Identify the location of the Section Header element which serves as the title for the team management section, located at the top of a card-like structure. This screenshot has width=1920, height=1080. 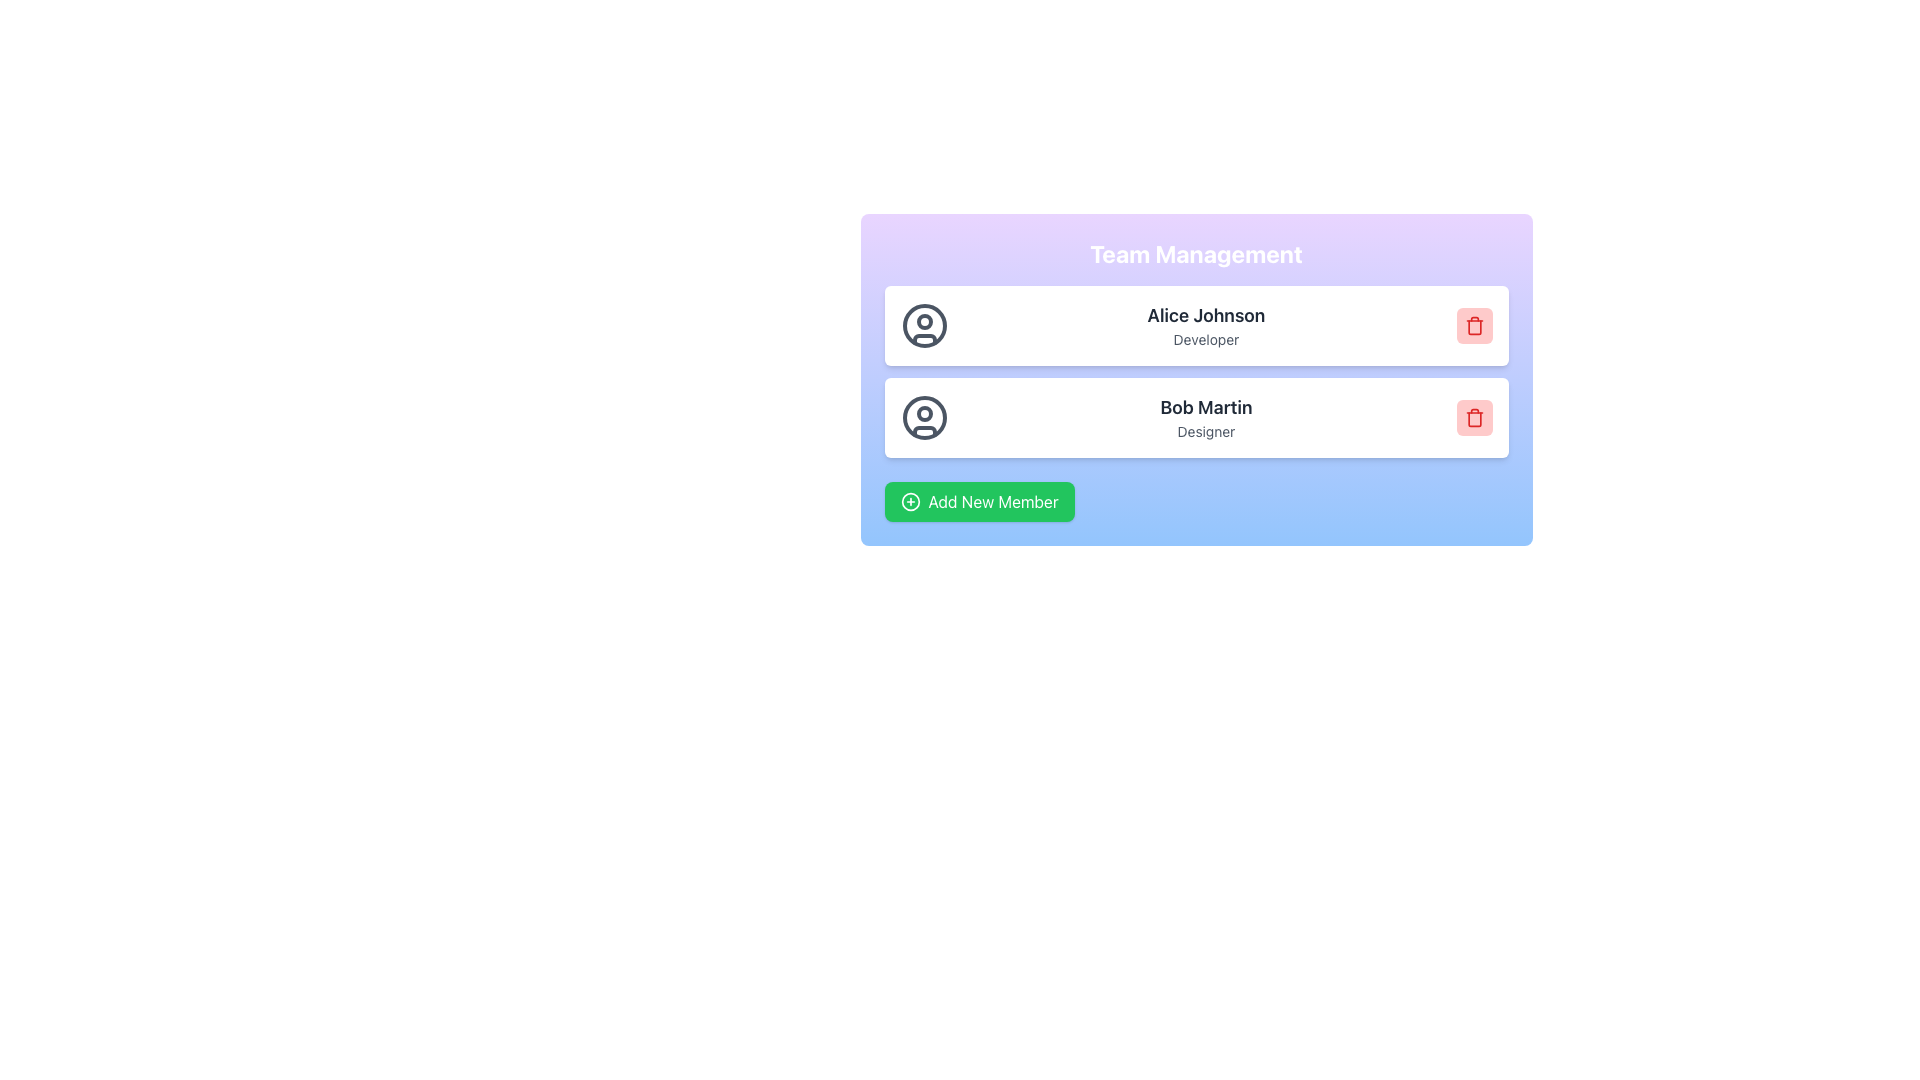
(1196, 253).